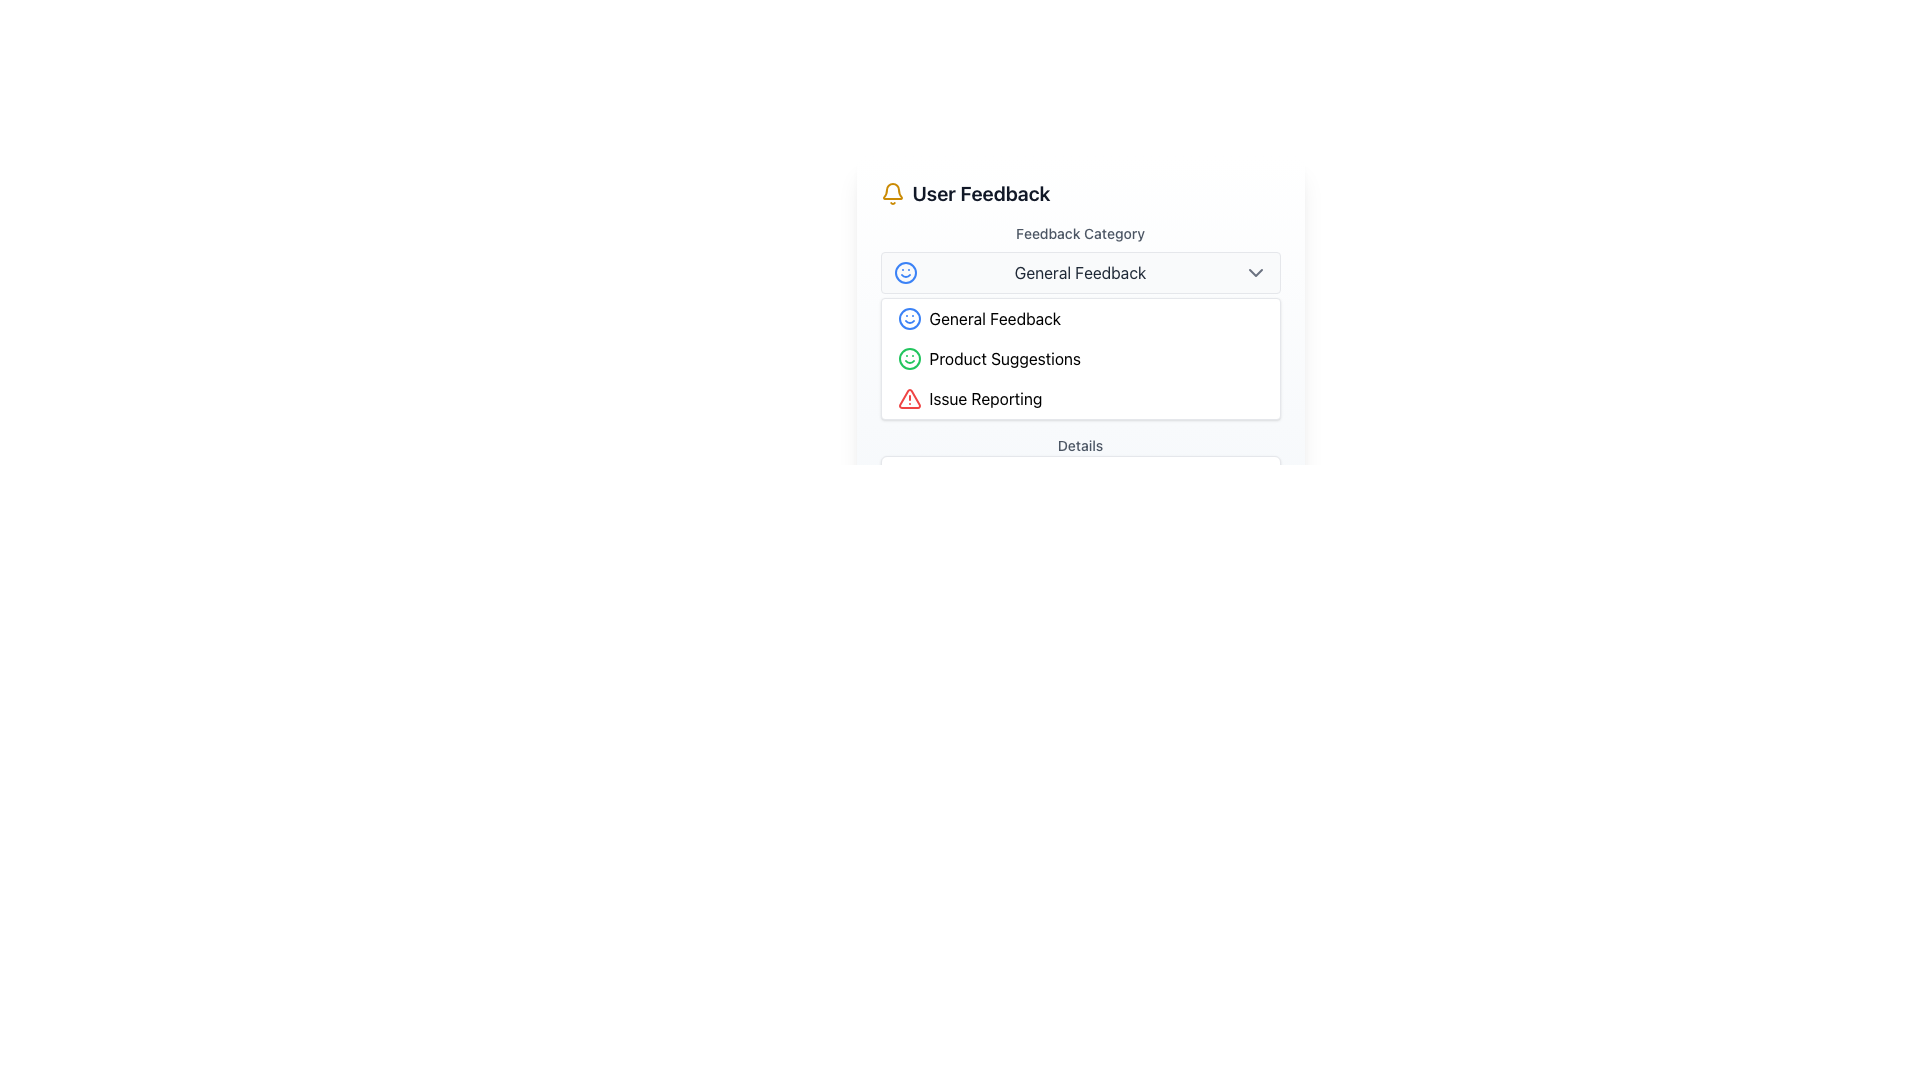  Describe the element at coordinates (1005, 357) in the screenshot. I see `the 'Product Suggestions' text label, which is styled in black font on a white background and is located between 'General Feedback' and 'Issue Reporting' categories` at that location.